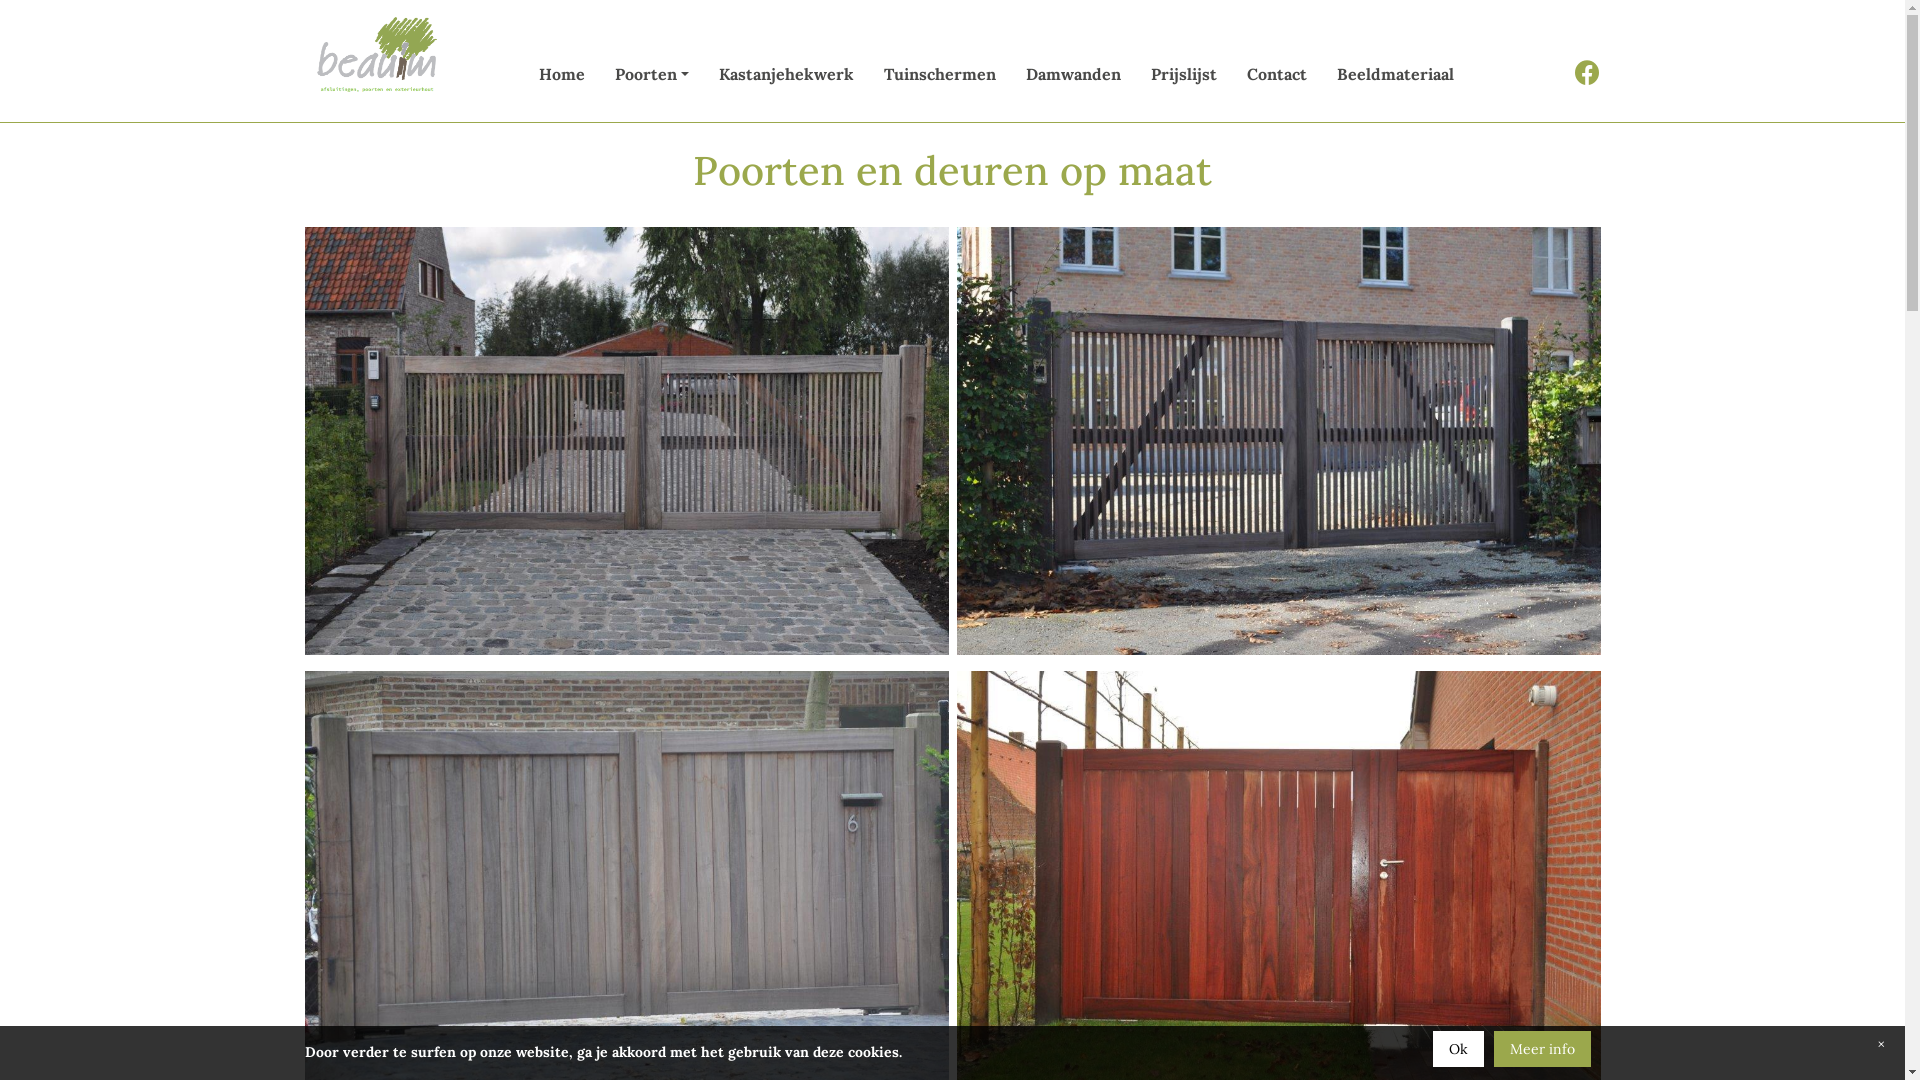 This screenshot has width=1920, height=1080. I want to click on 'Tuinschermen', so click(939, 73).